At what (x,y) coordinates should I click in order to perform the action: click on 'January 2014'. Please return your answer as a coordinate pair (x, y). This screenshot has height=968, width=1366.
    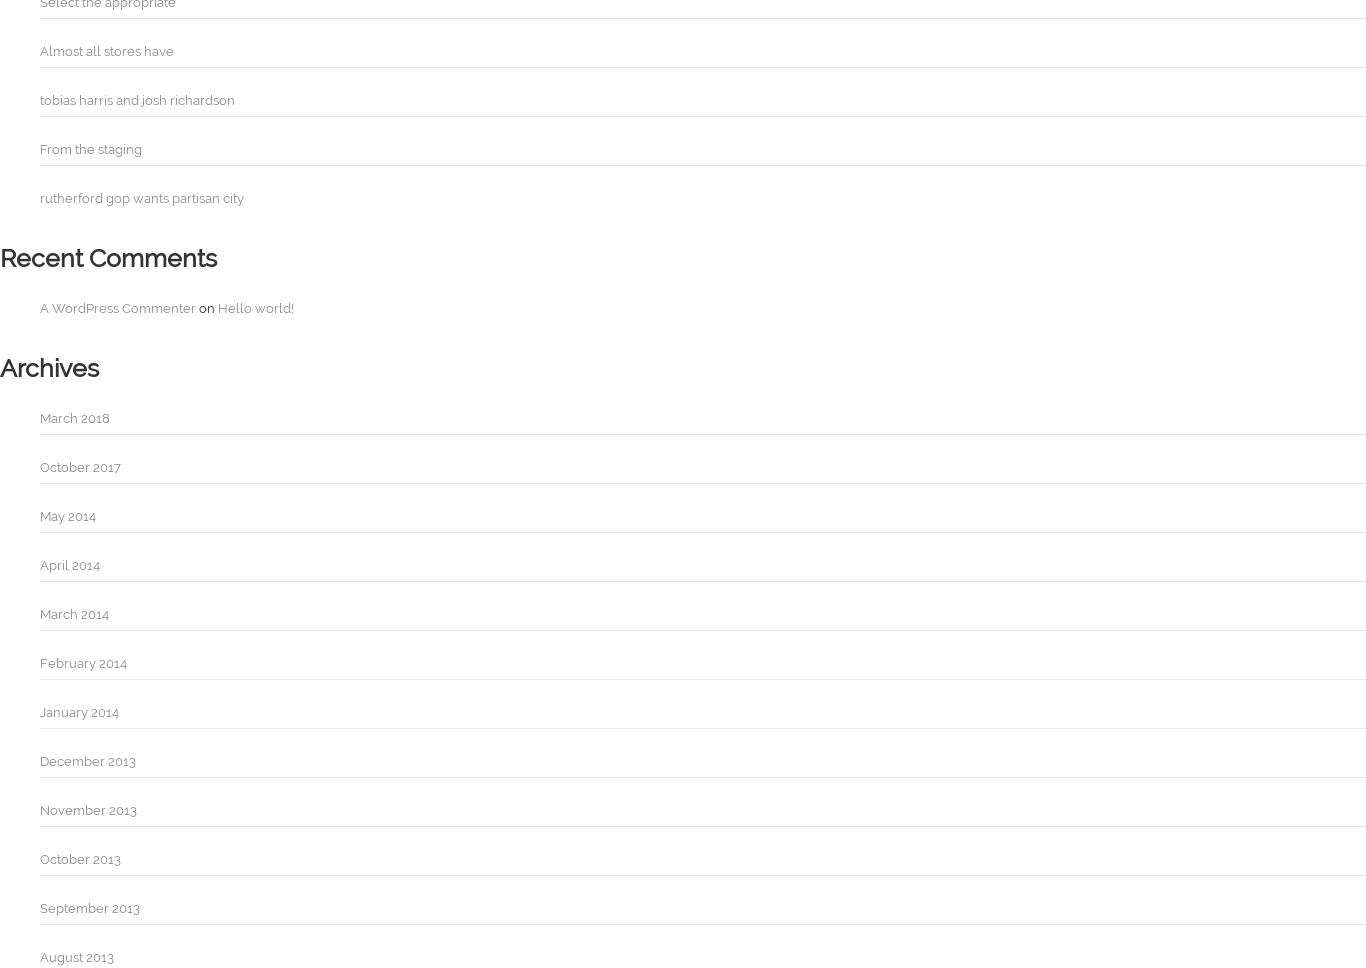
    Looking at the image, I should click on (79, 711).